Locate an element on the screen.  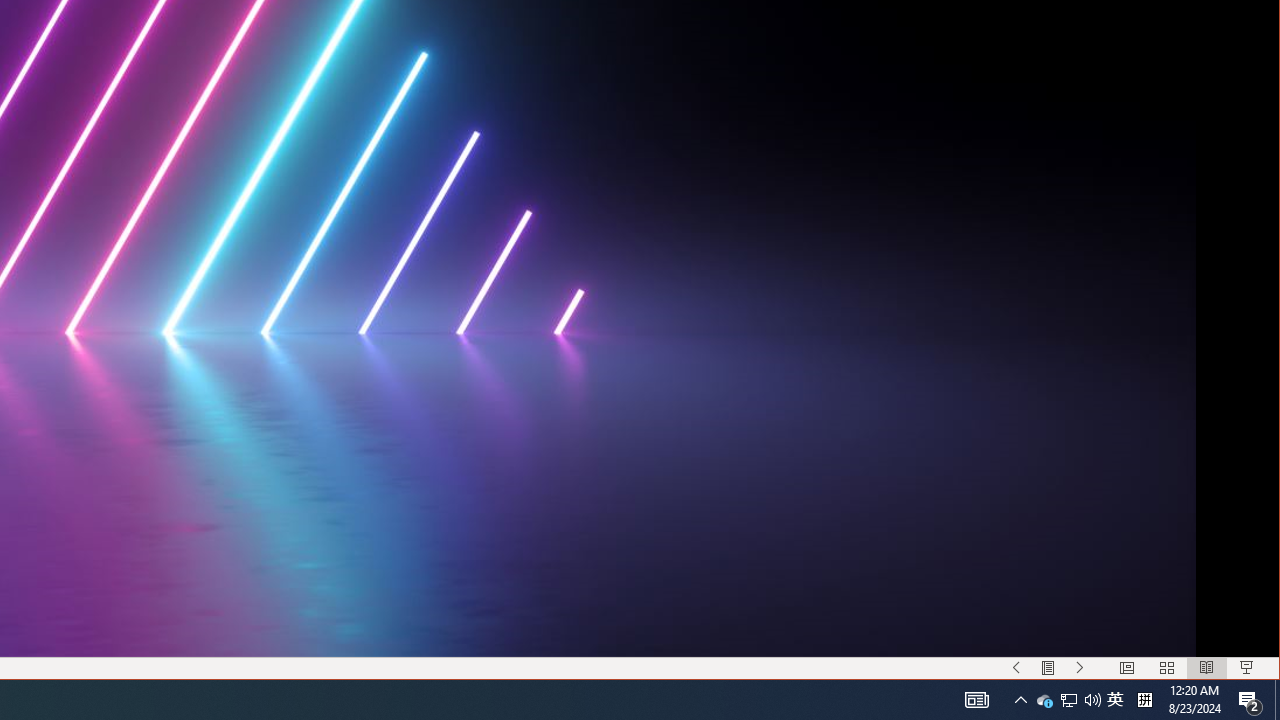
'Slide Show Previous On' is located at coordinates (1016, 668).